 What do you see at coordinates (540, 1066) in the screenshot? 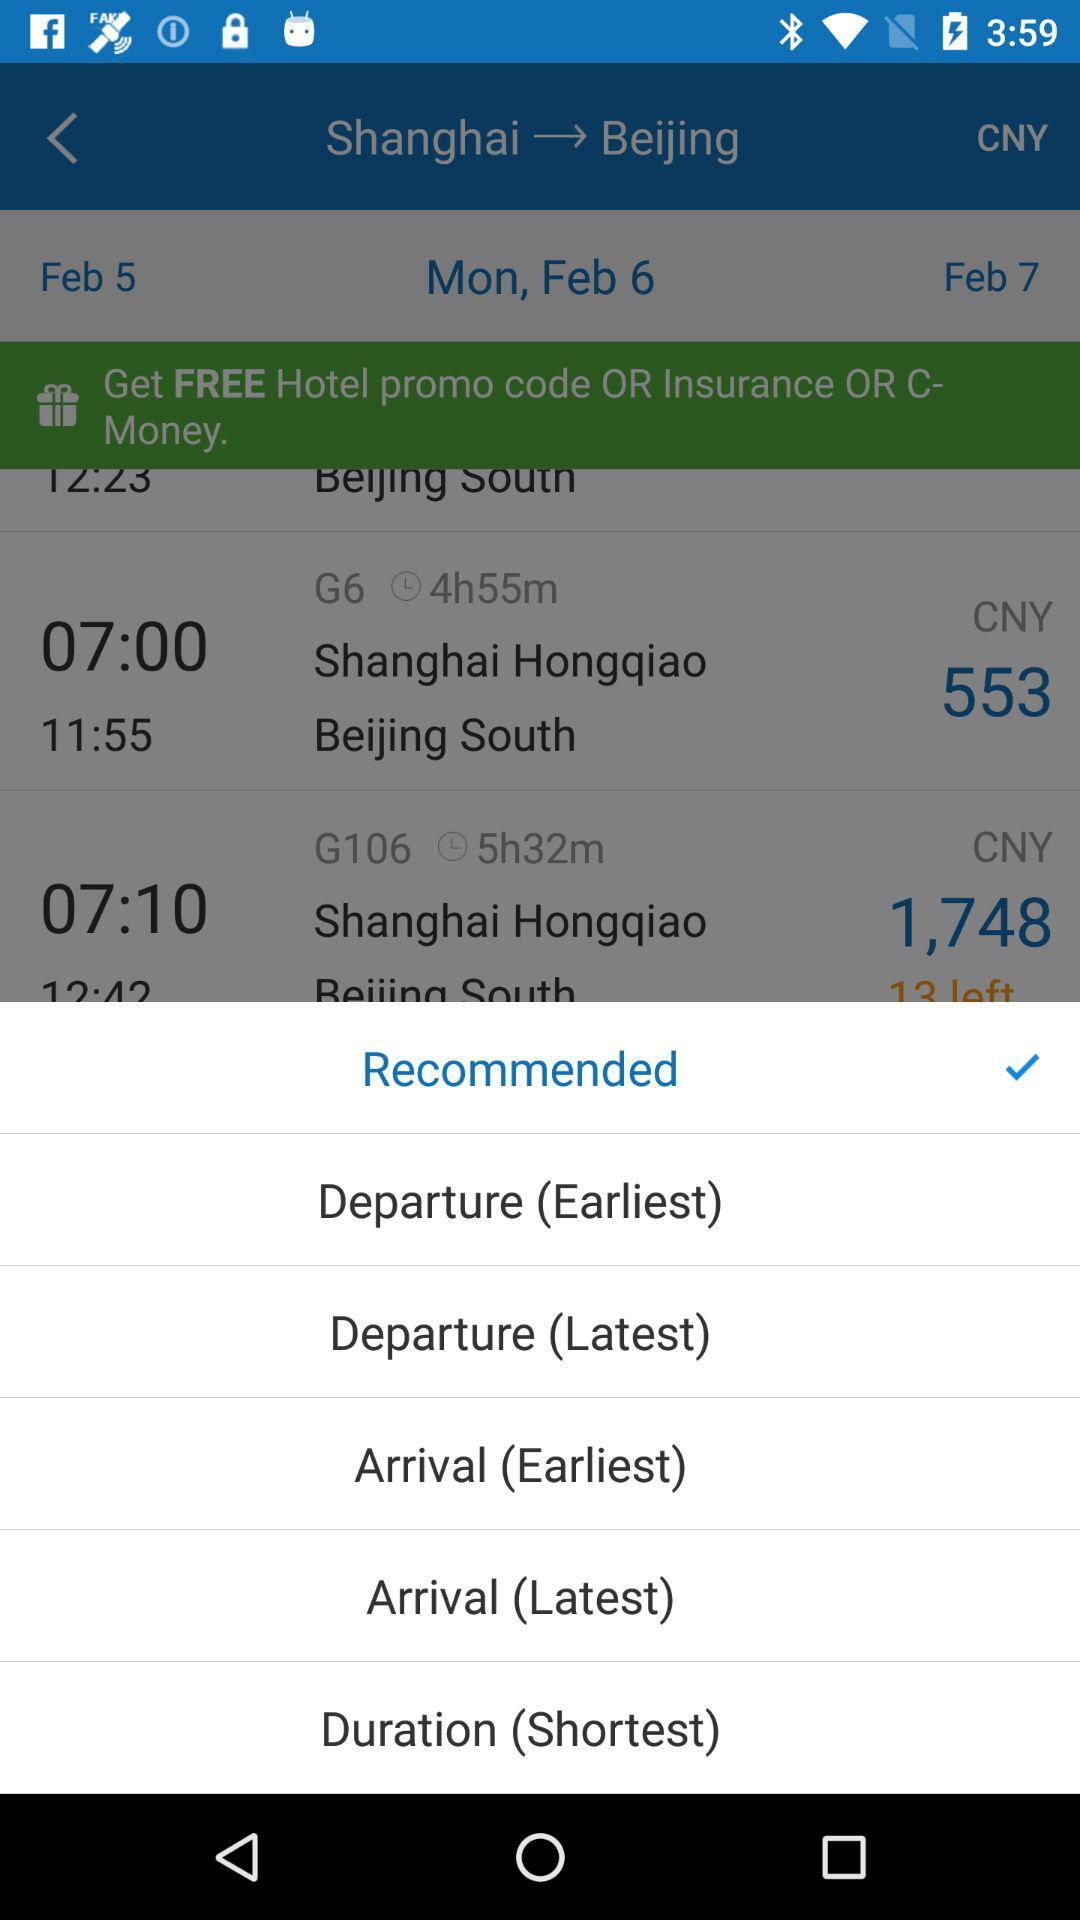
I see `the recommended` at bounding box center [540, 1066].